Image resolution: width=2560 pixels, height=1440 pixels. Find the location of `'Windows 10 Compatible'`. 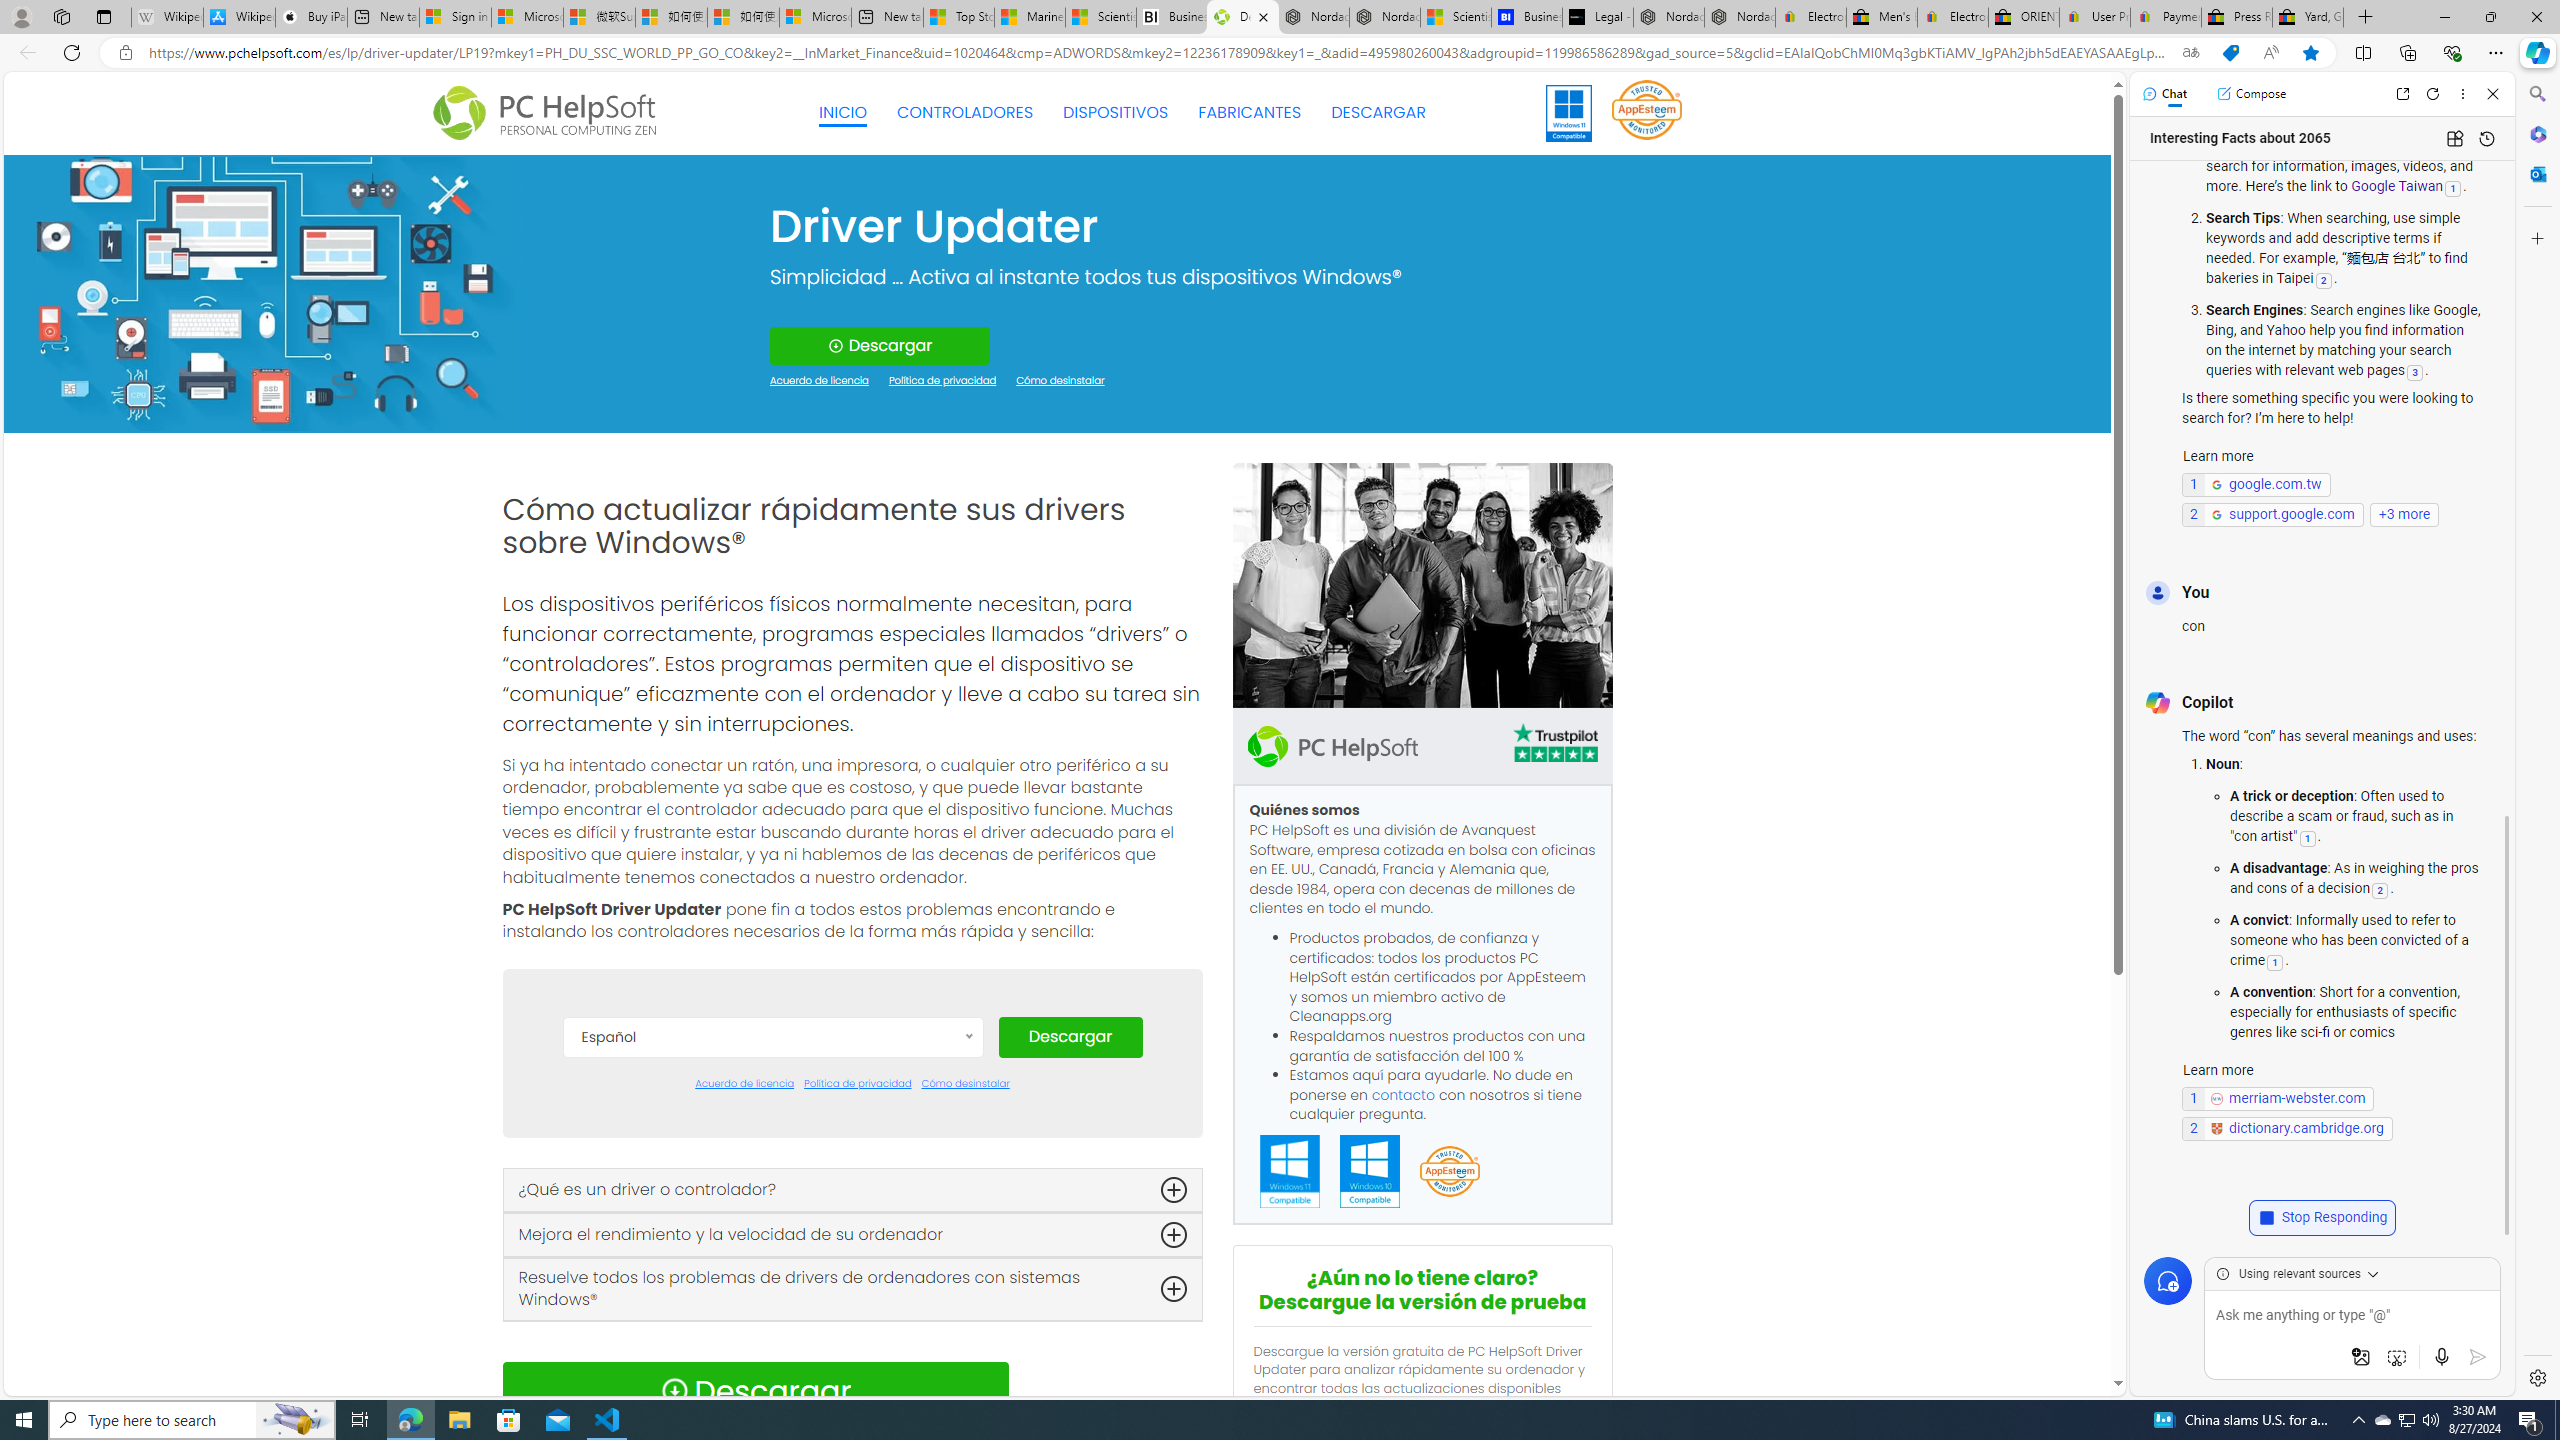

'Windows 10 Compatible' is located at coordinates (1369, 1171).